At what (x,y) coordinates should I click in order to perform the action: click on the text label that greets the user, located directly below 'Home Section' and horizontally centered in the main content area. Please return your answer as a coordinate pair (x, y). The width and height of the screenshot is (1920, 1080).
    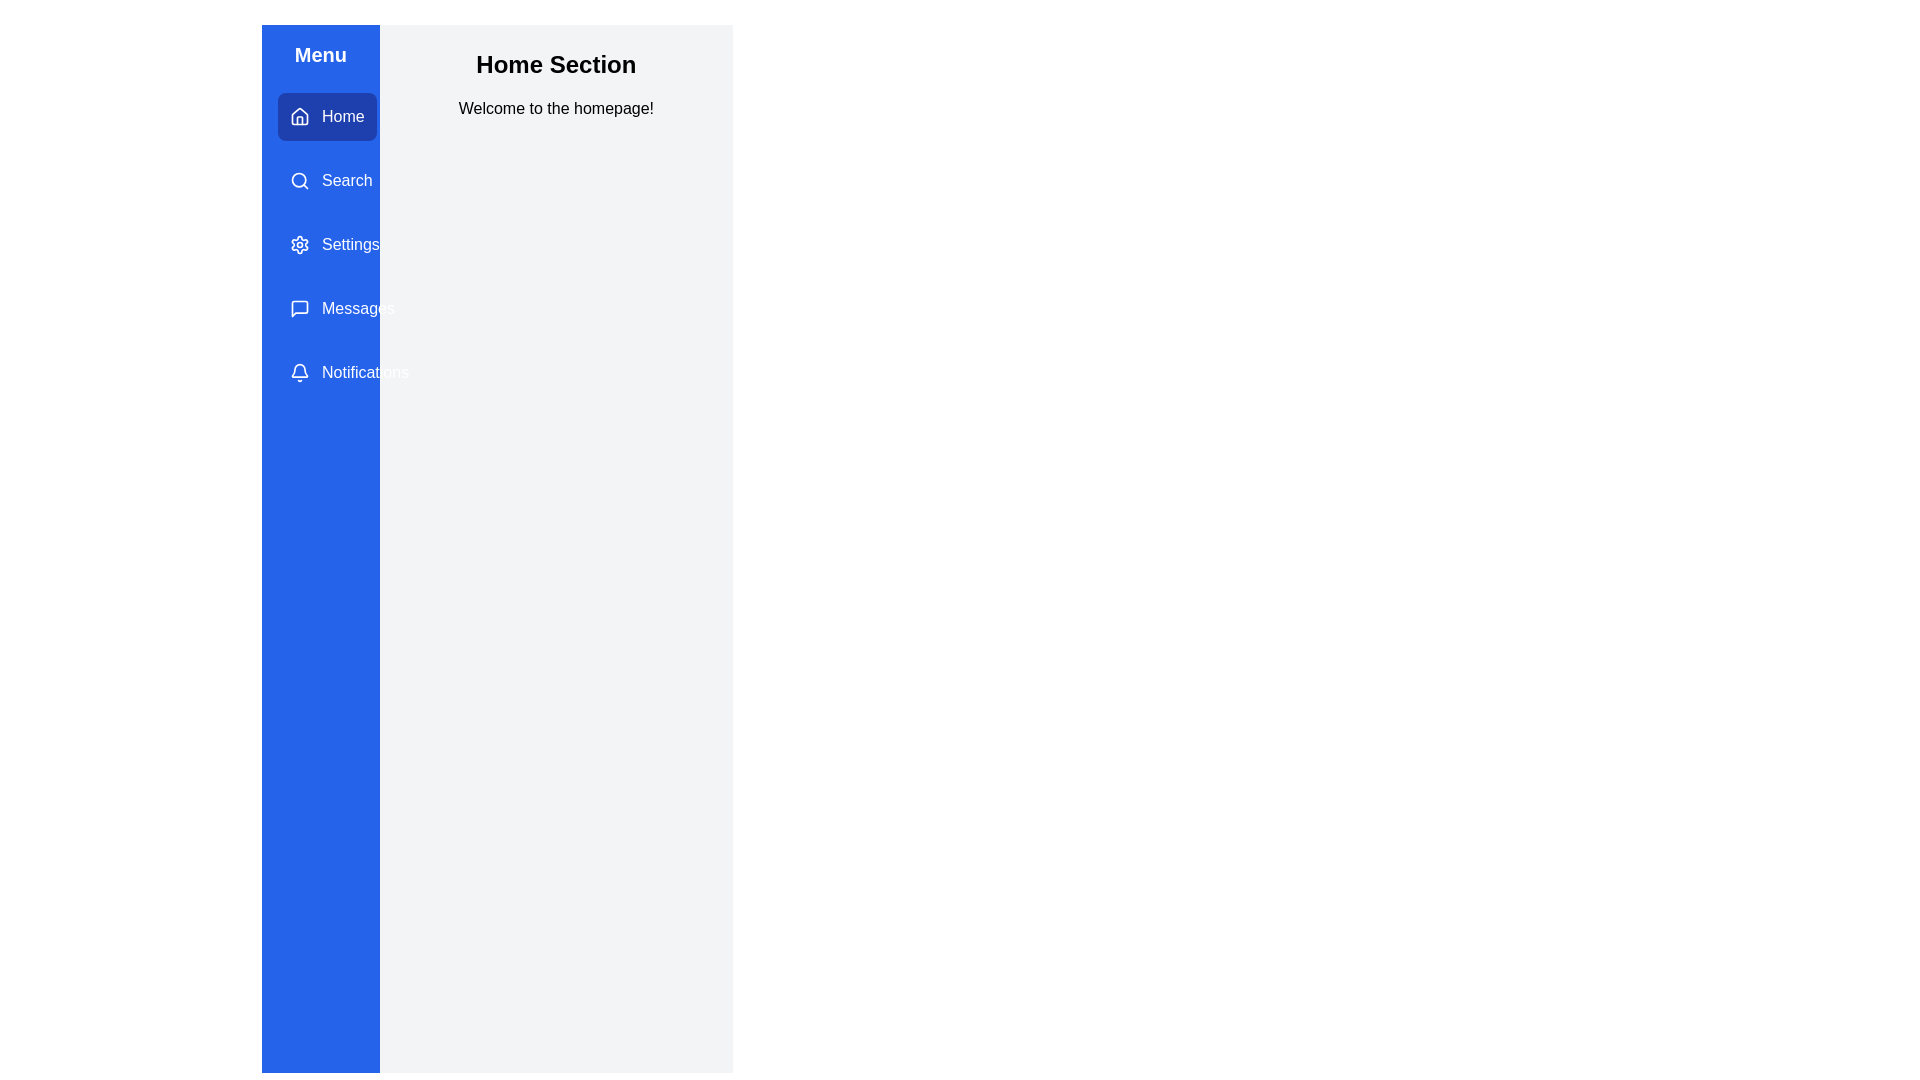
    Looking at the image, I should click on (556, 108).